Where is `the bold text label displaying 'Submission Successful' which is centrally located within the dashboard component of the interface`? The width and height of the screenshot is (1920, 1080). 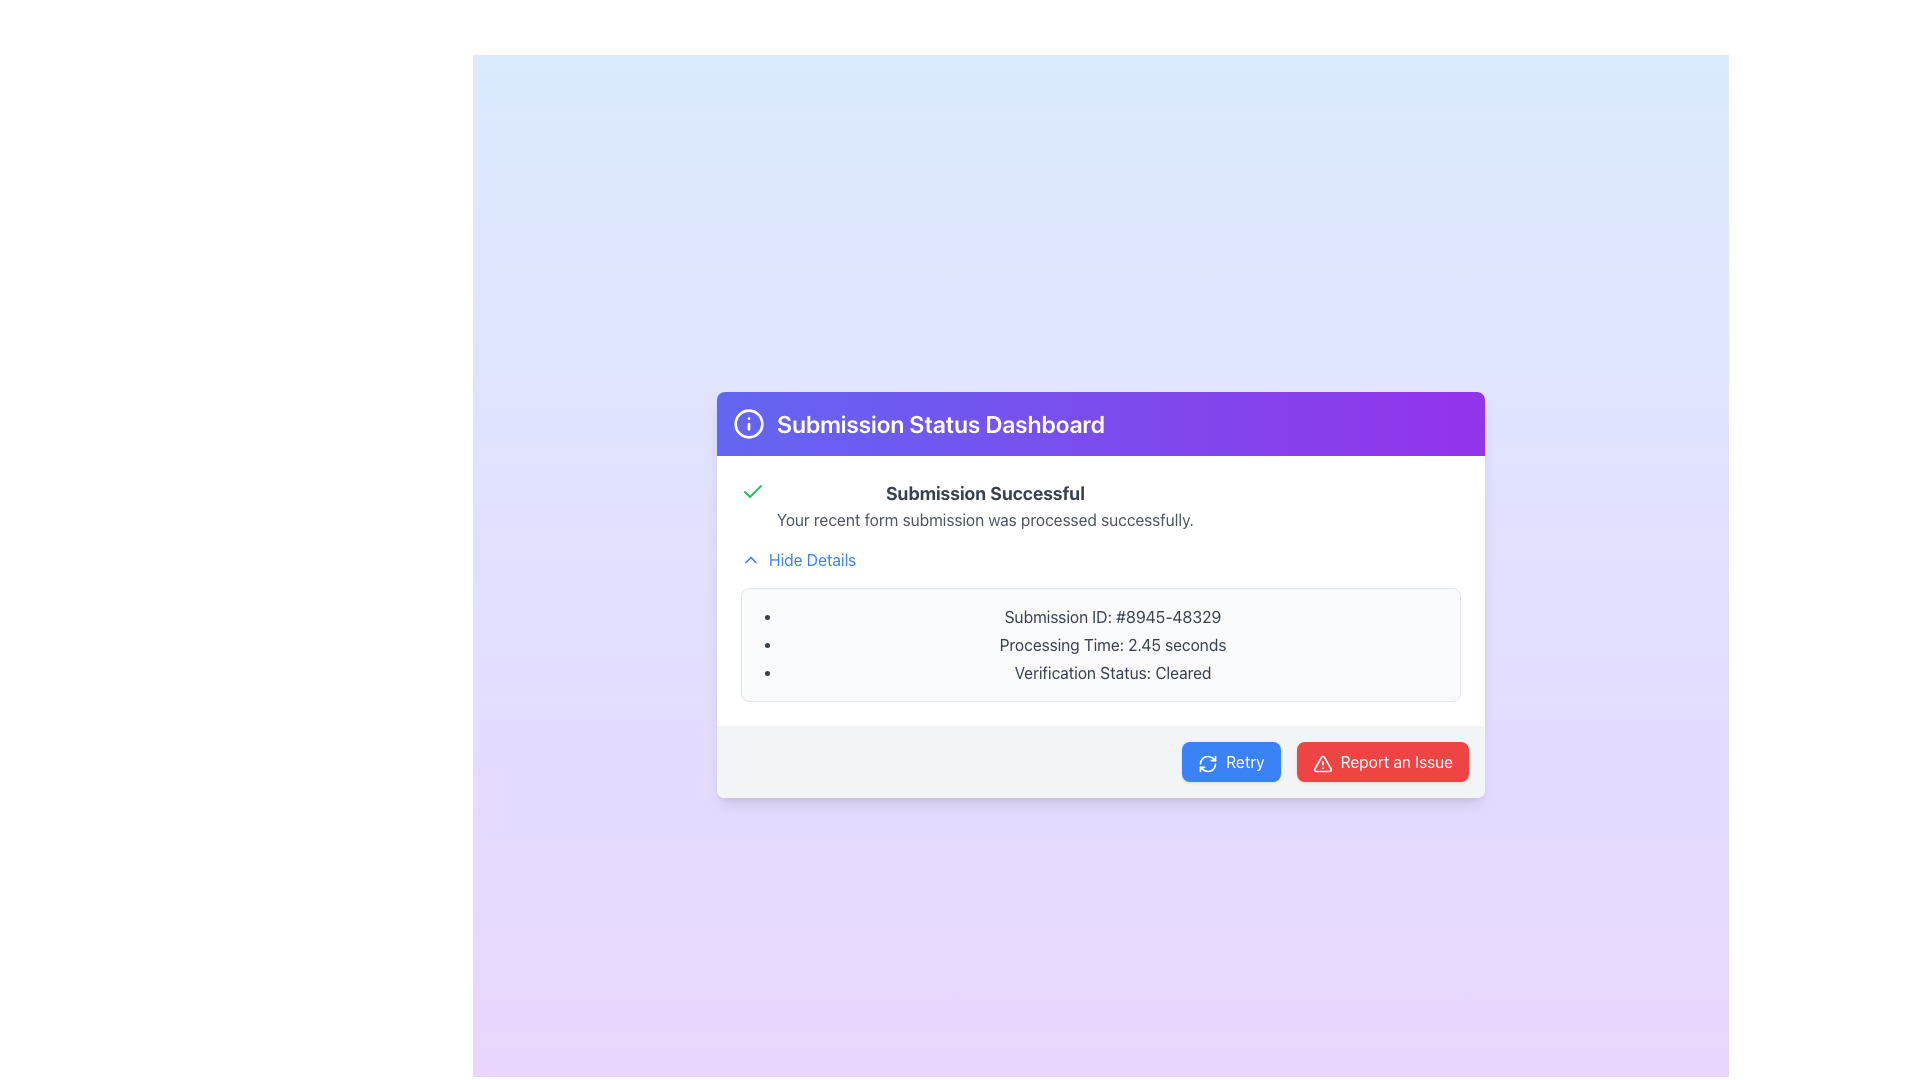
the bold text label displaying 'Submission Successful' which is centrally located within the dashboard component of the interface is located at coordinates (985, 493).